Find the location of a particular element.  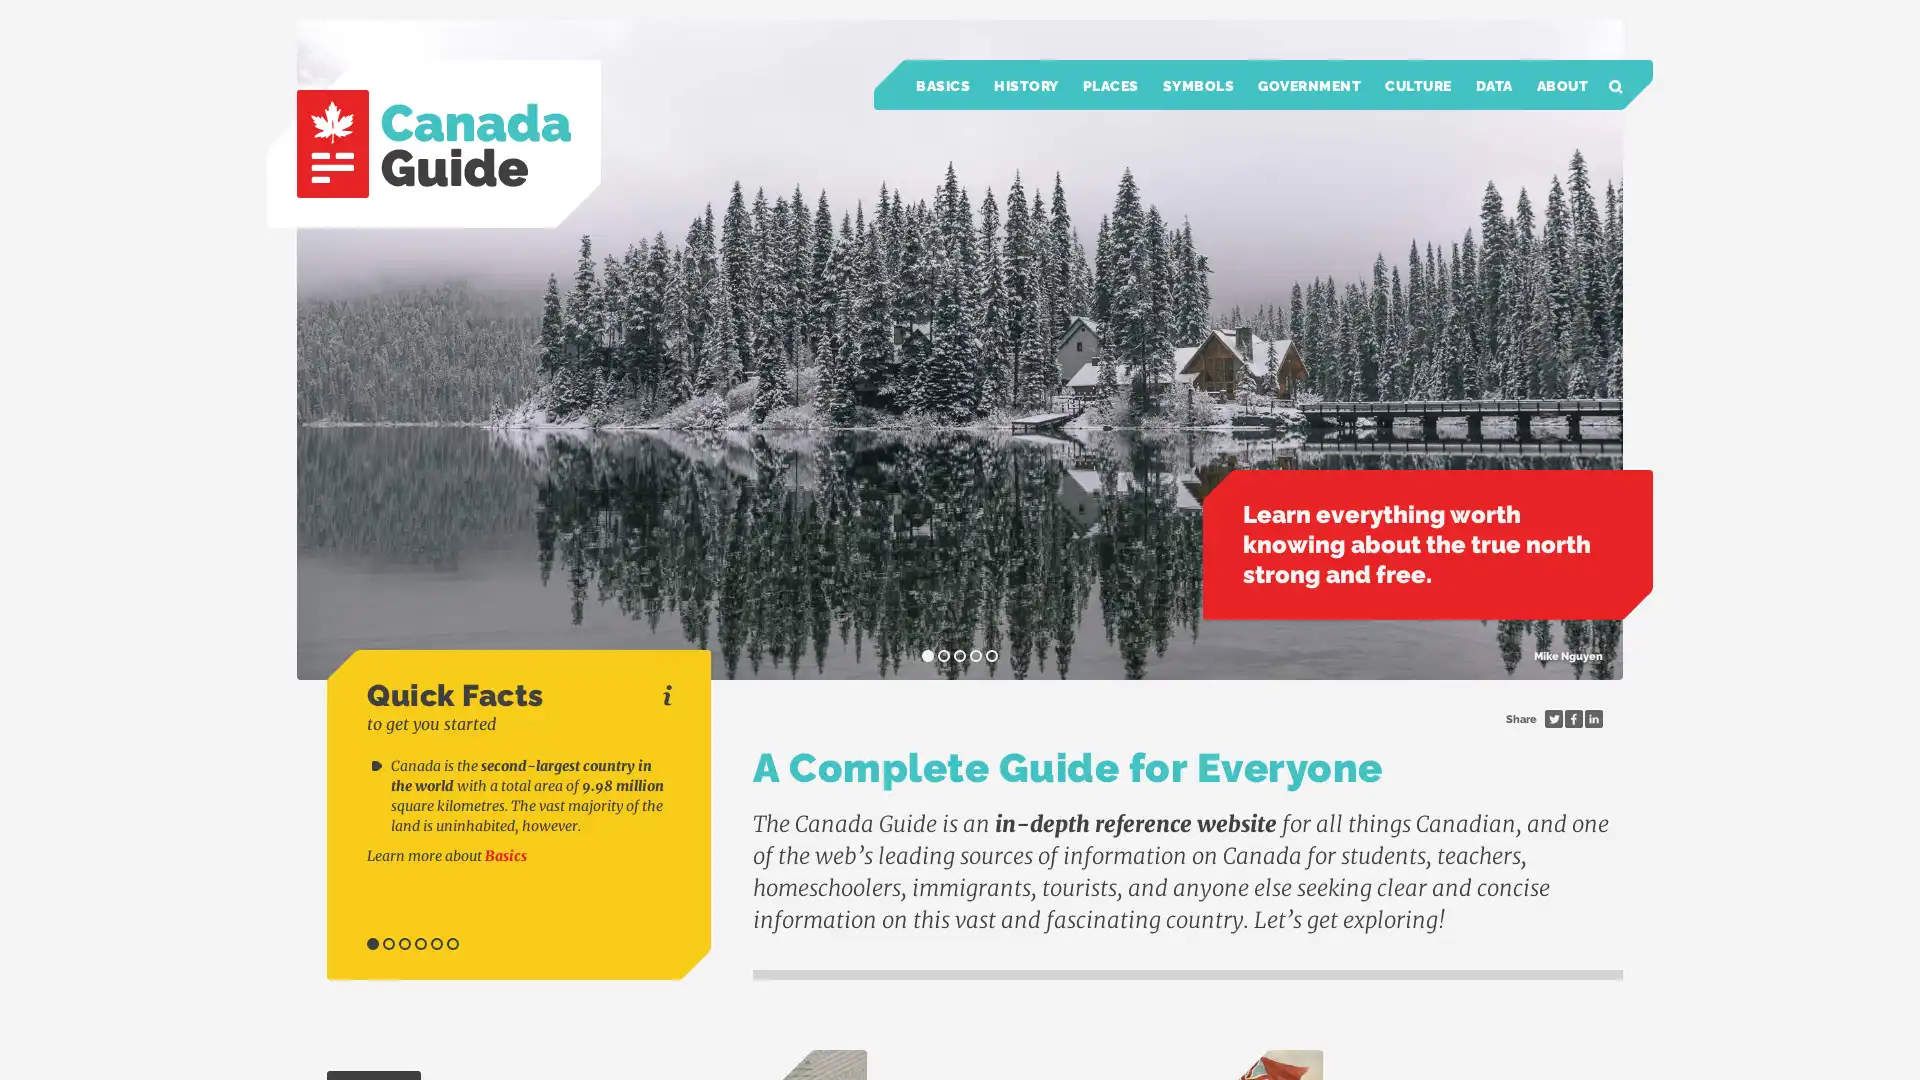

Go to slide 3 is located at coordinates (960, 655).